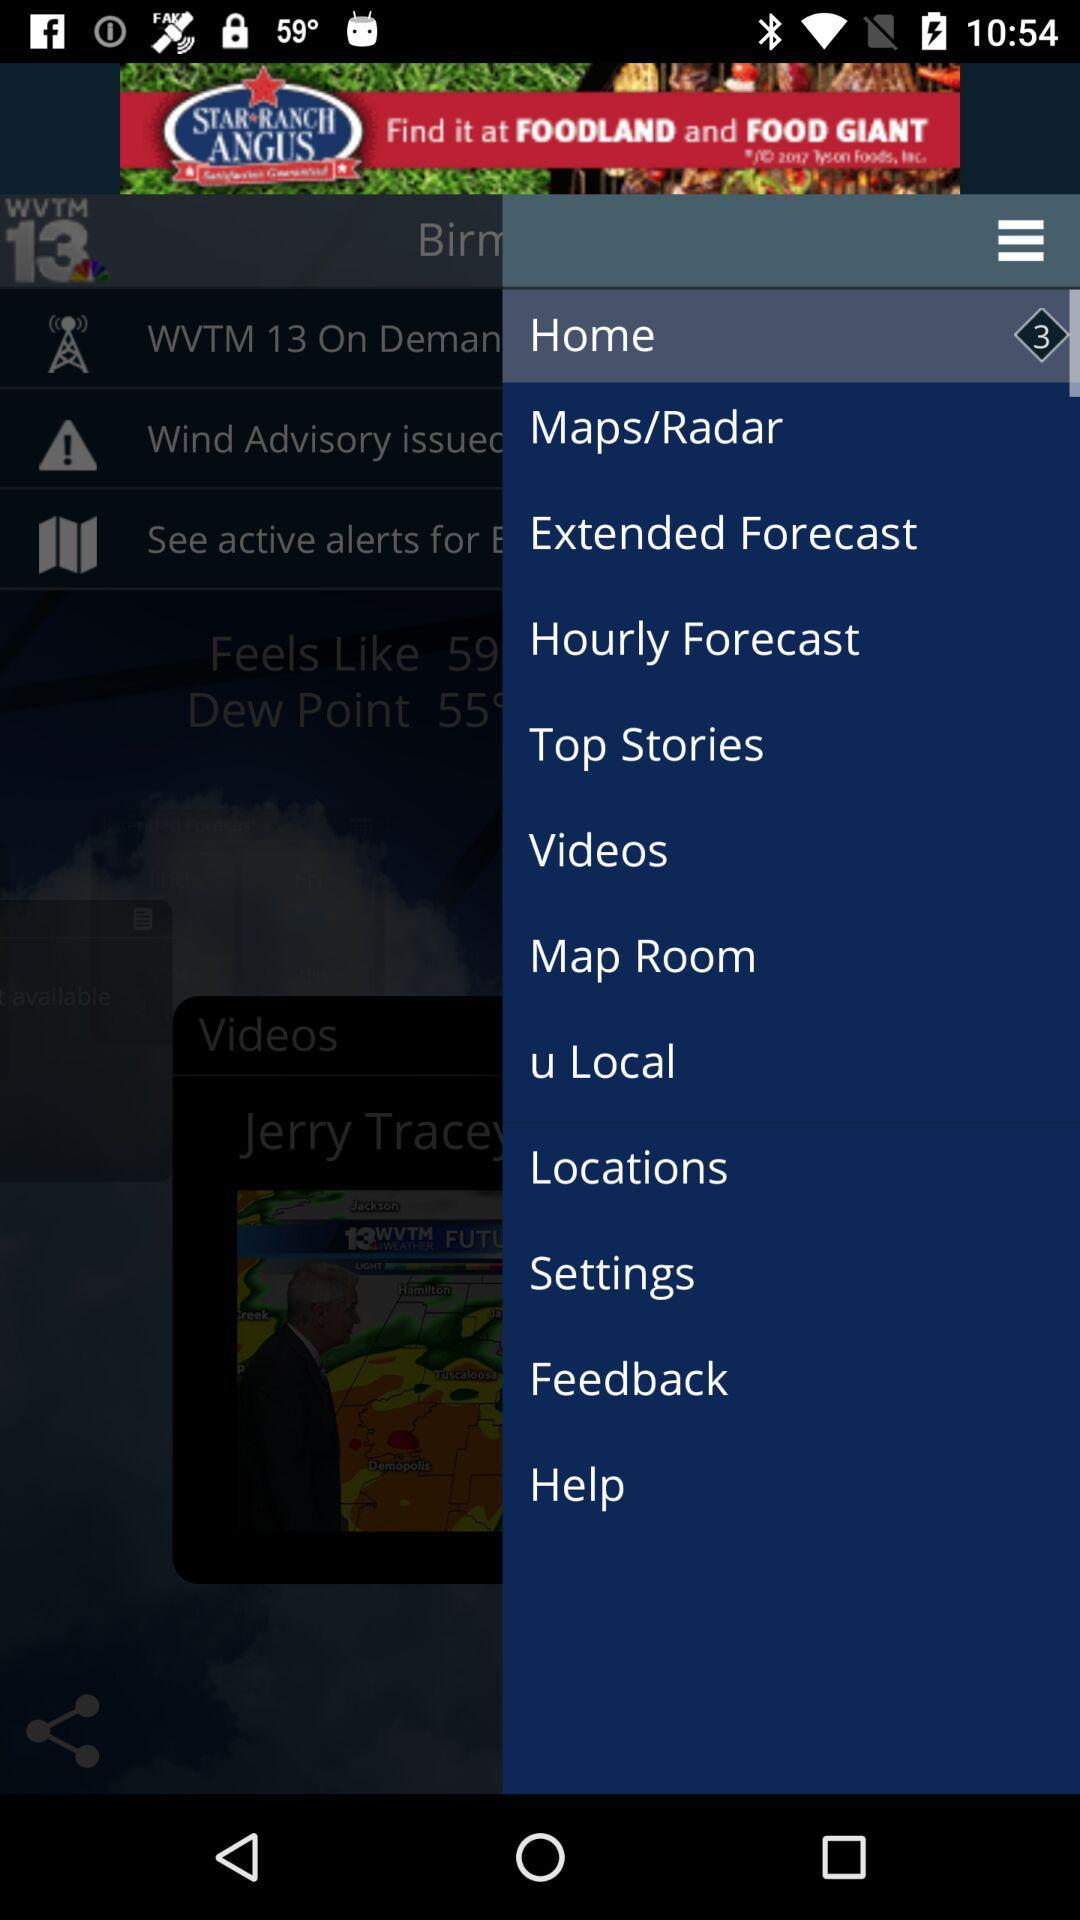  I want to click on the share icon, so click(61, 1730).